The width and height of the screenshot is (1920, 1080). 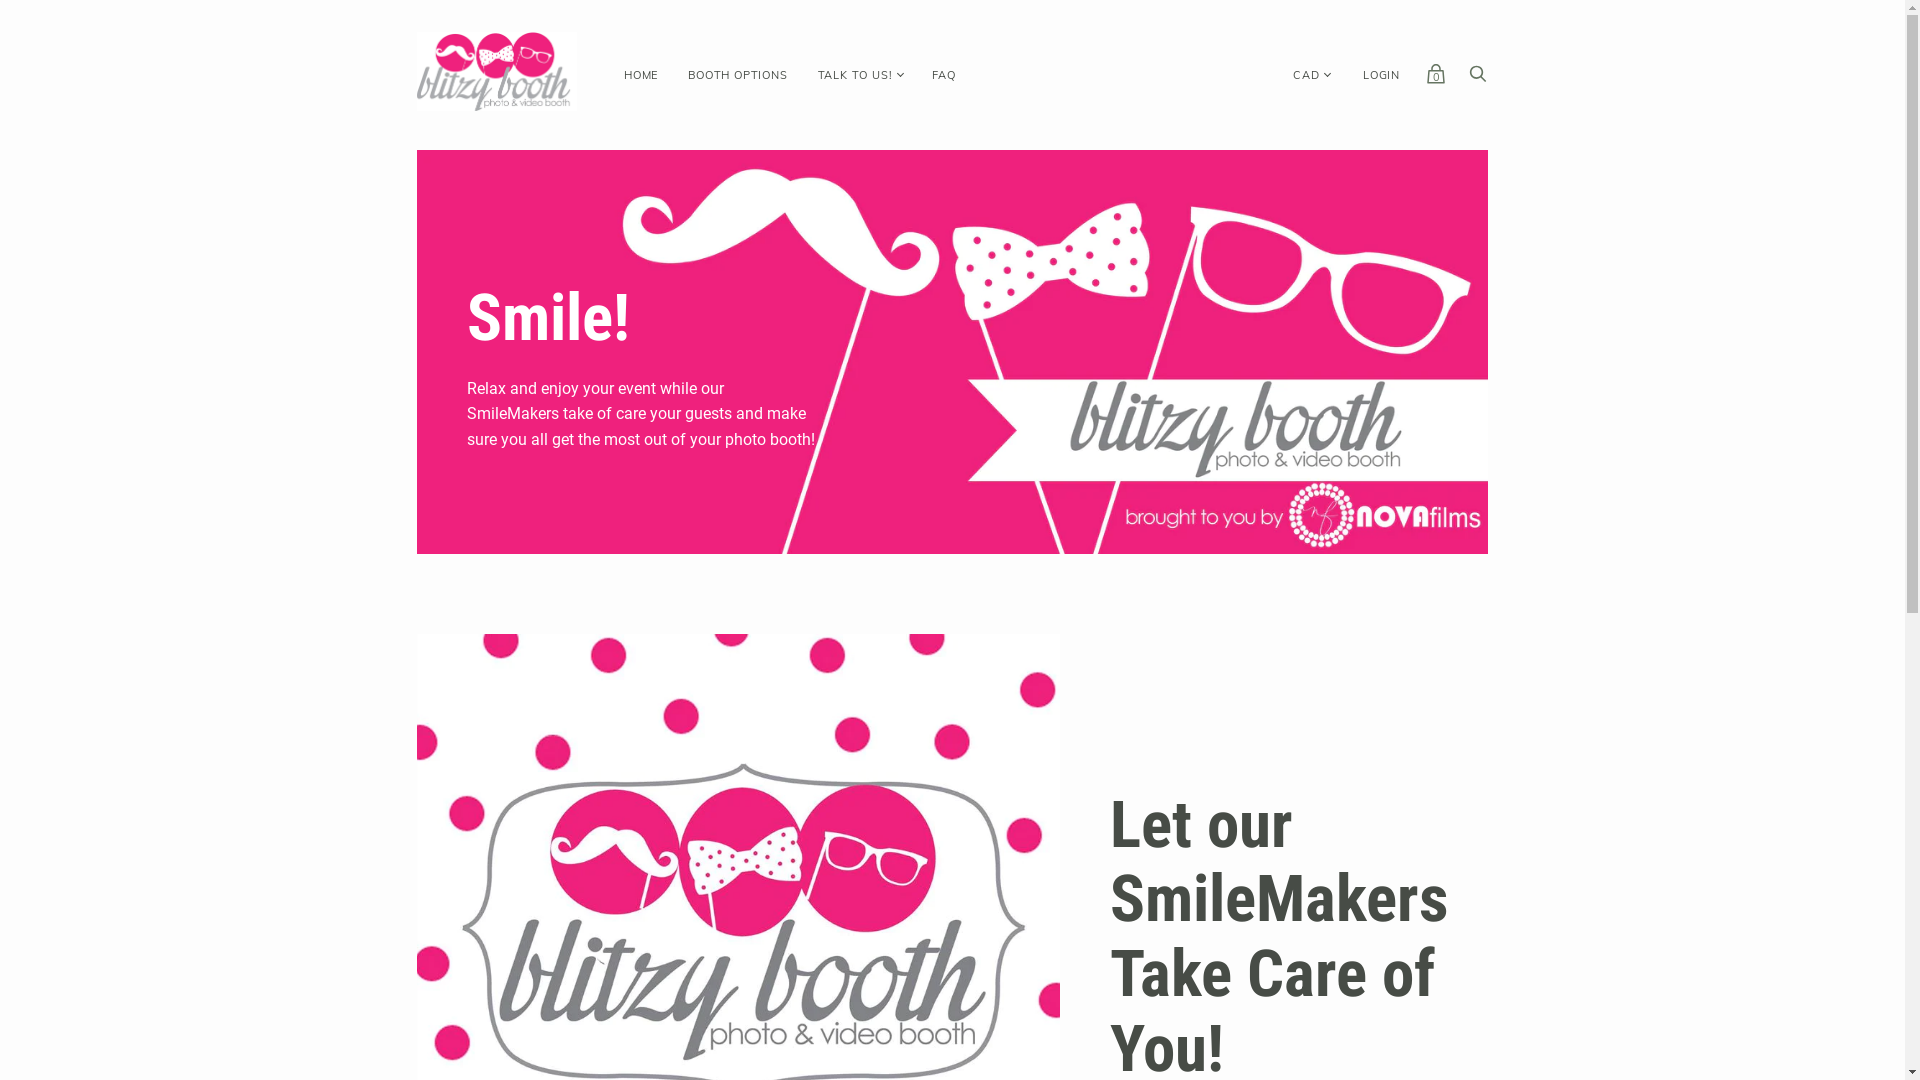 What do you see at coordinates (641, 74) in the screenshot?
I see `'HOME'` at bounding box center [641, 74].